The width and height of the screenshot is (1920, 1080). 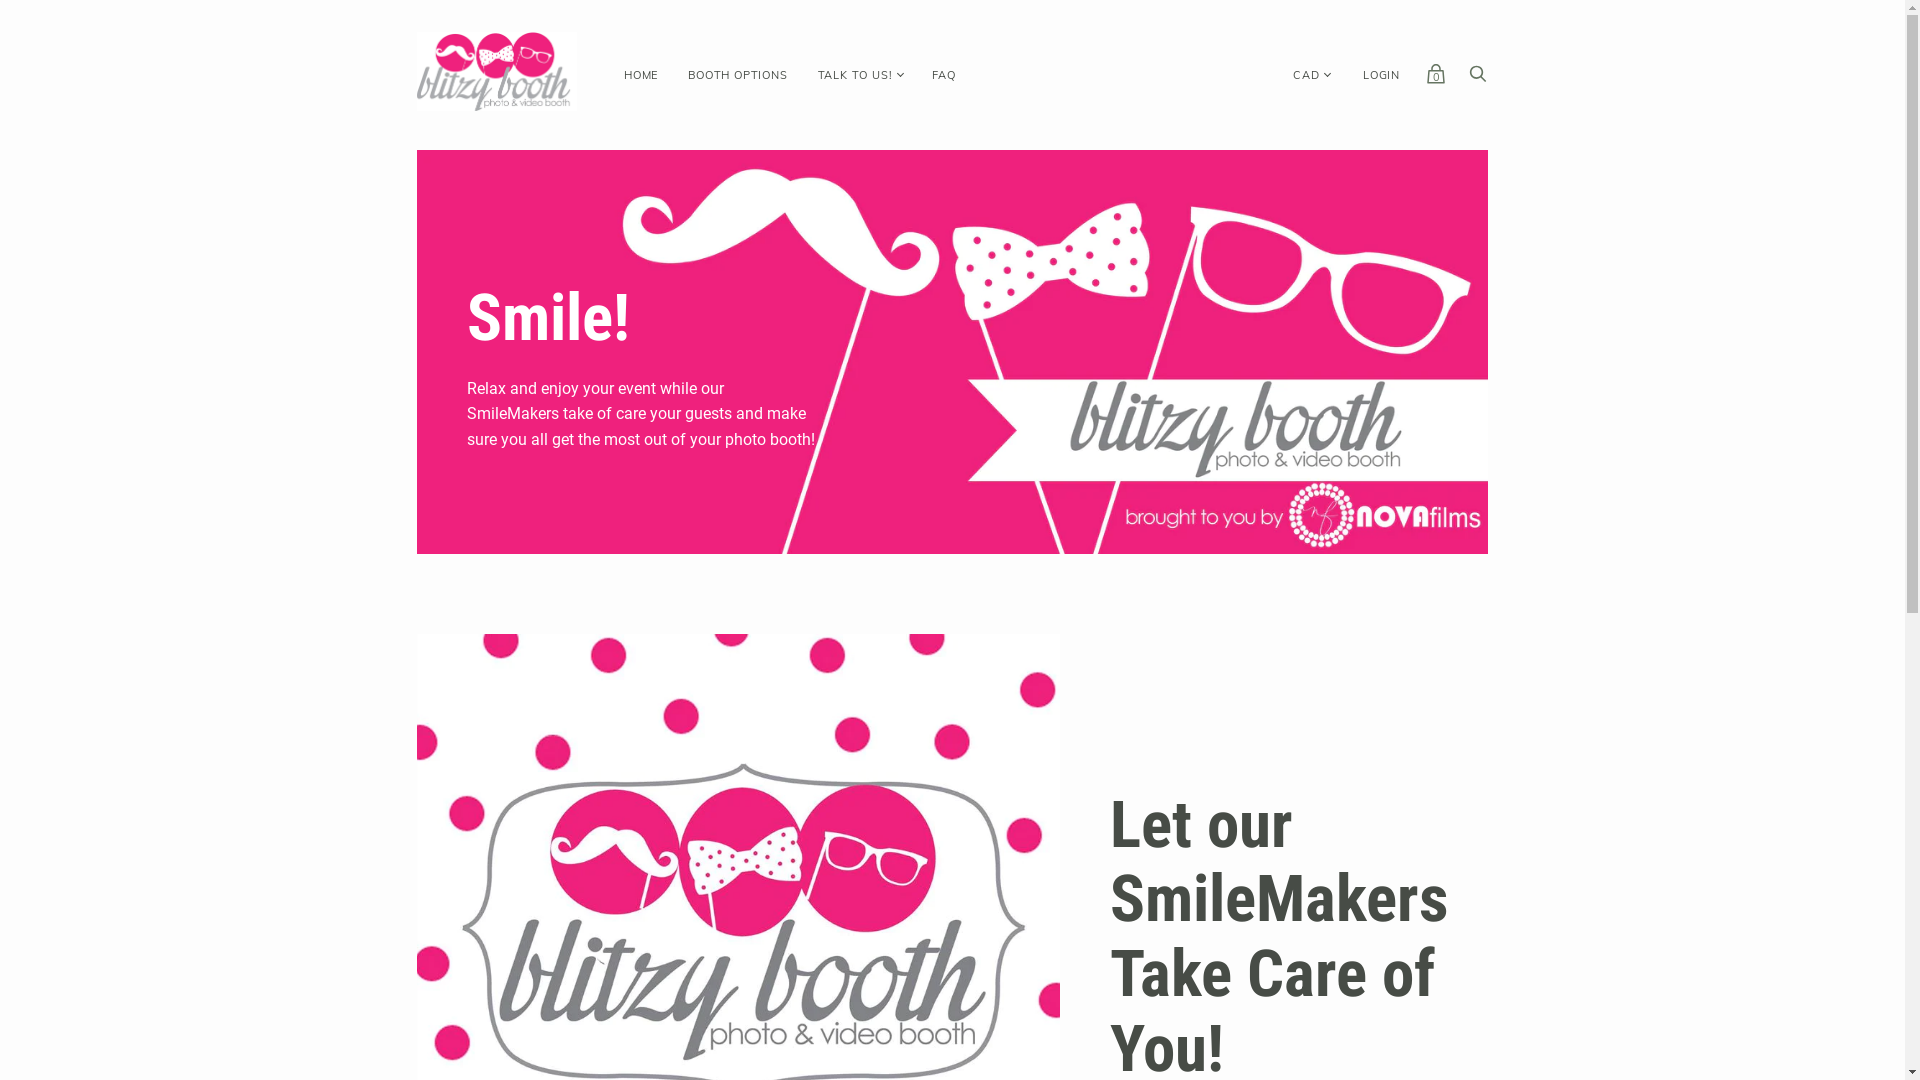 What do you see at coordinates (641, 74) in the screenshot?
I see `'HOME'` at bounding box center [641, 74].